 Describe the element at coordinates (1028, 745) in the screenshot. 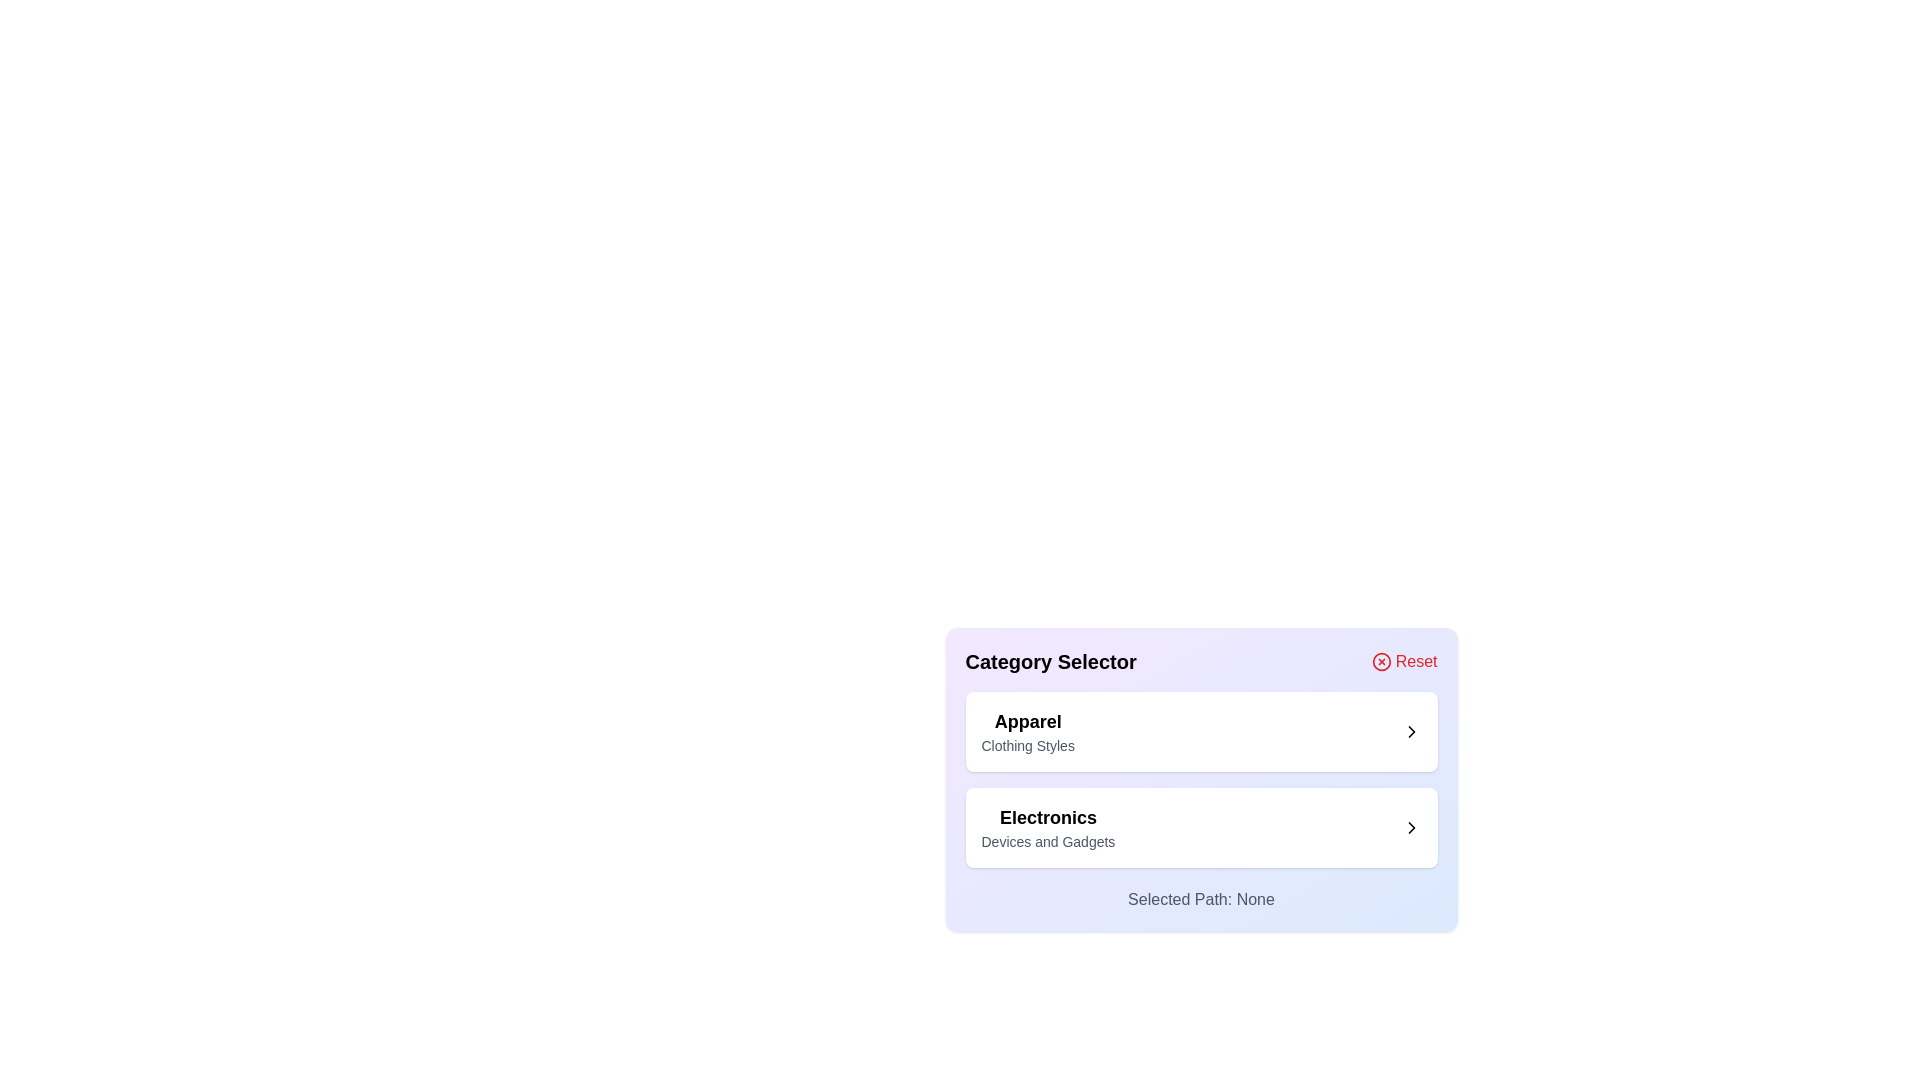

I see `the text label that serves as a description for the 'Apparel' category, located beneath the main heading 'Apparel' in its card` at that location.